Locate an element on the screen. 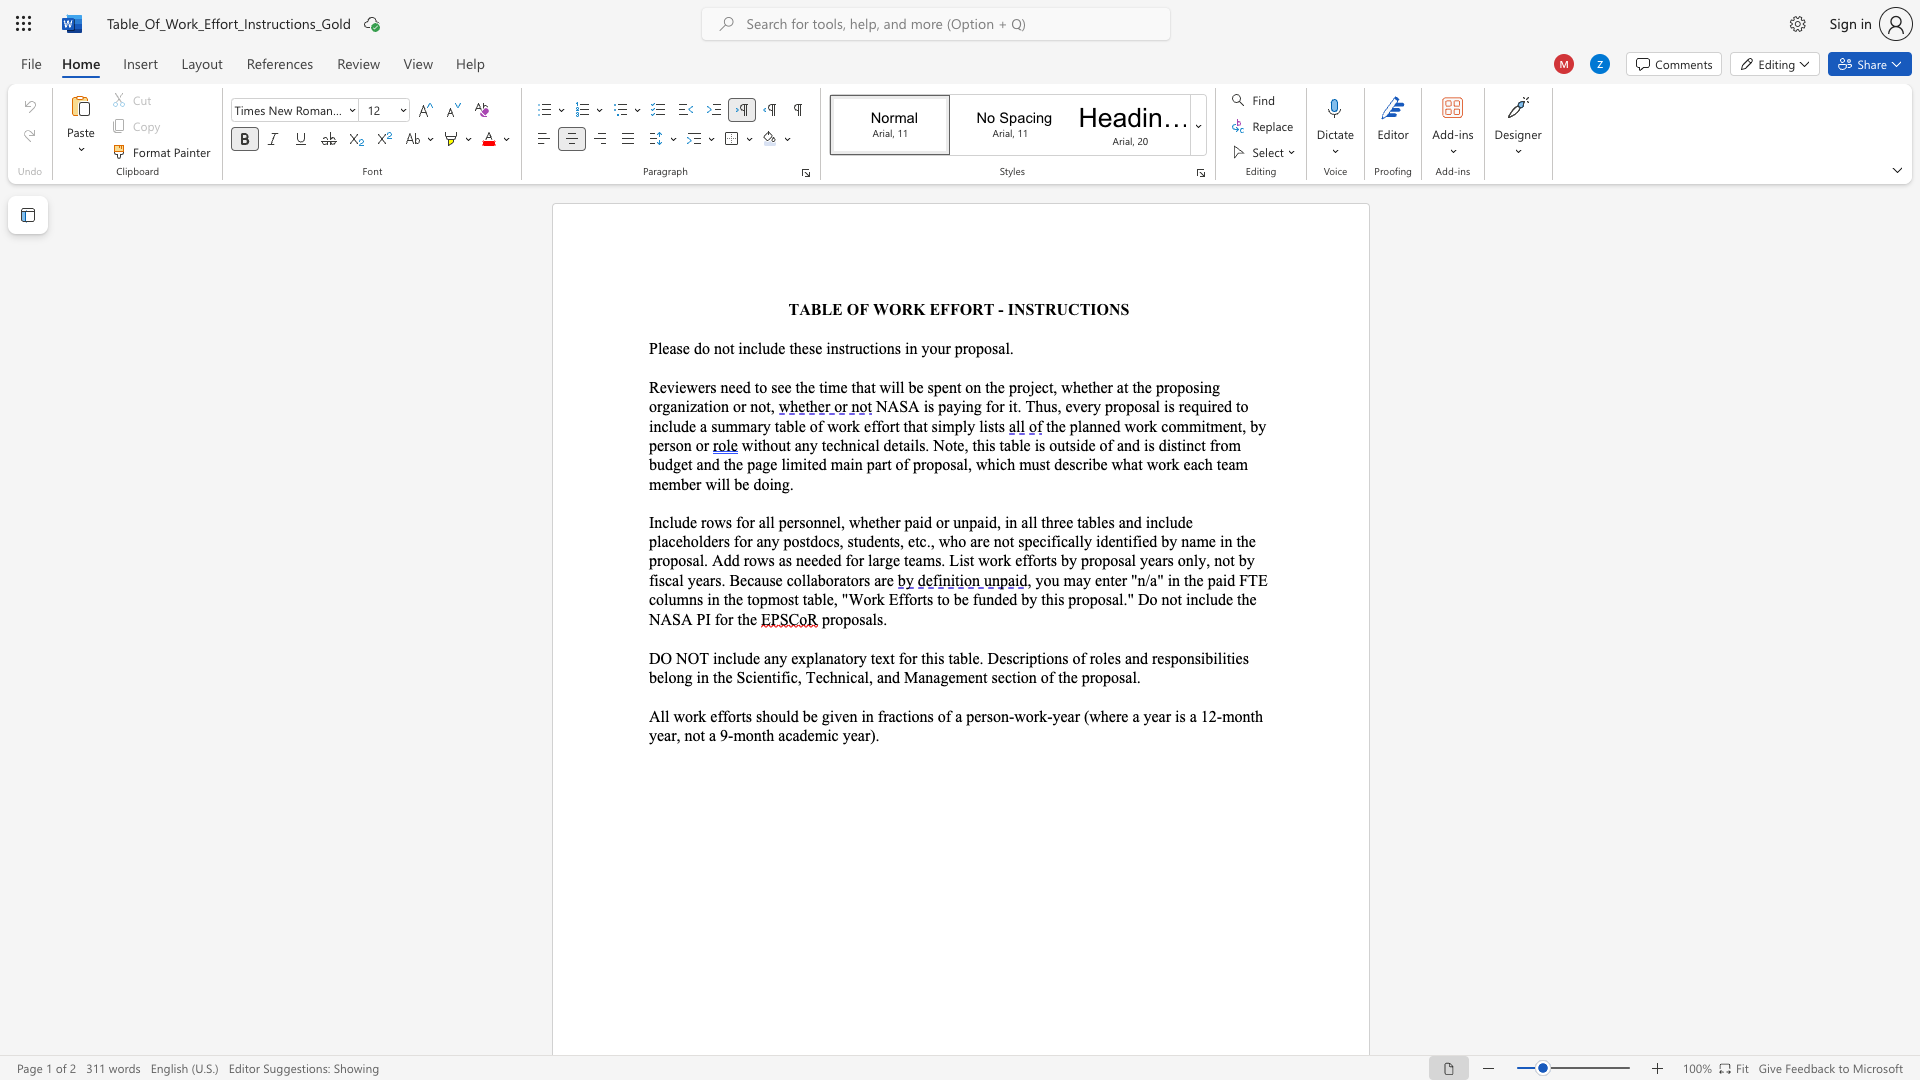  the 9th character "t" in the text is located at coordinates (1089, 387).